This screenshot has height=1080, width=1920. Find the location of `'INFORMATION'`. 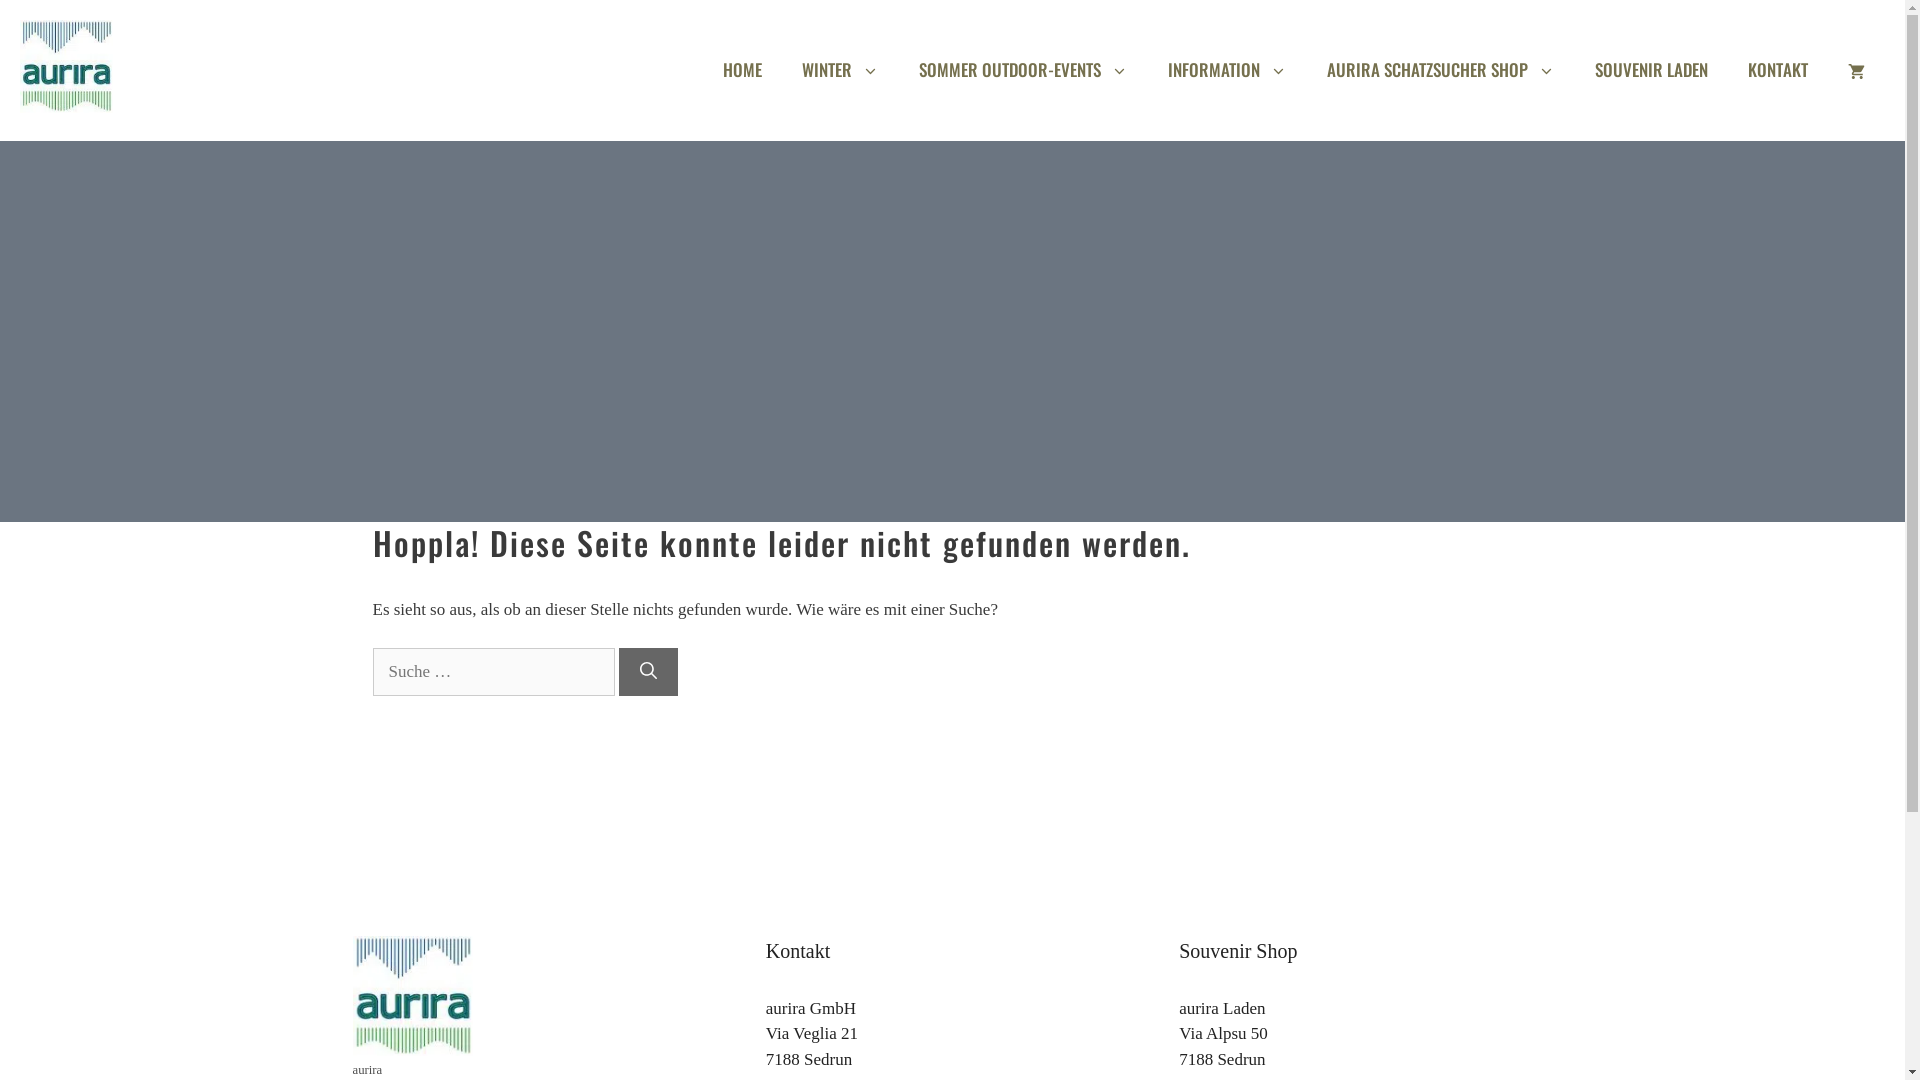

'INFORMATION' is located at coordinates (1226, 68).